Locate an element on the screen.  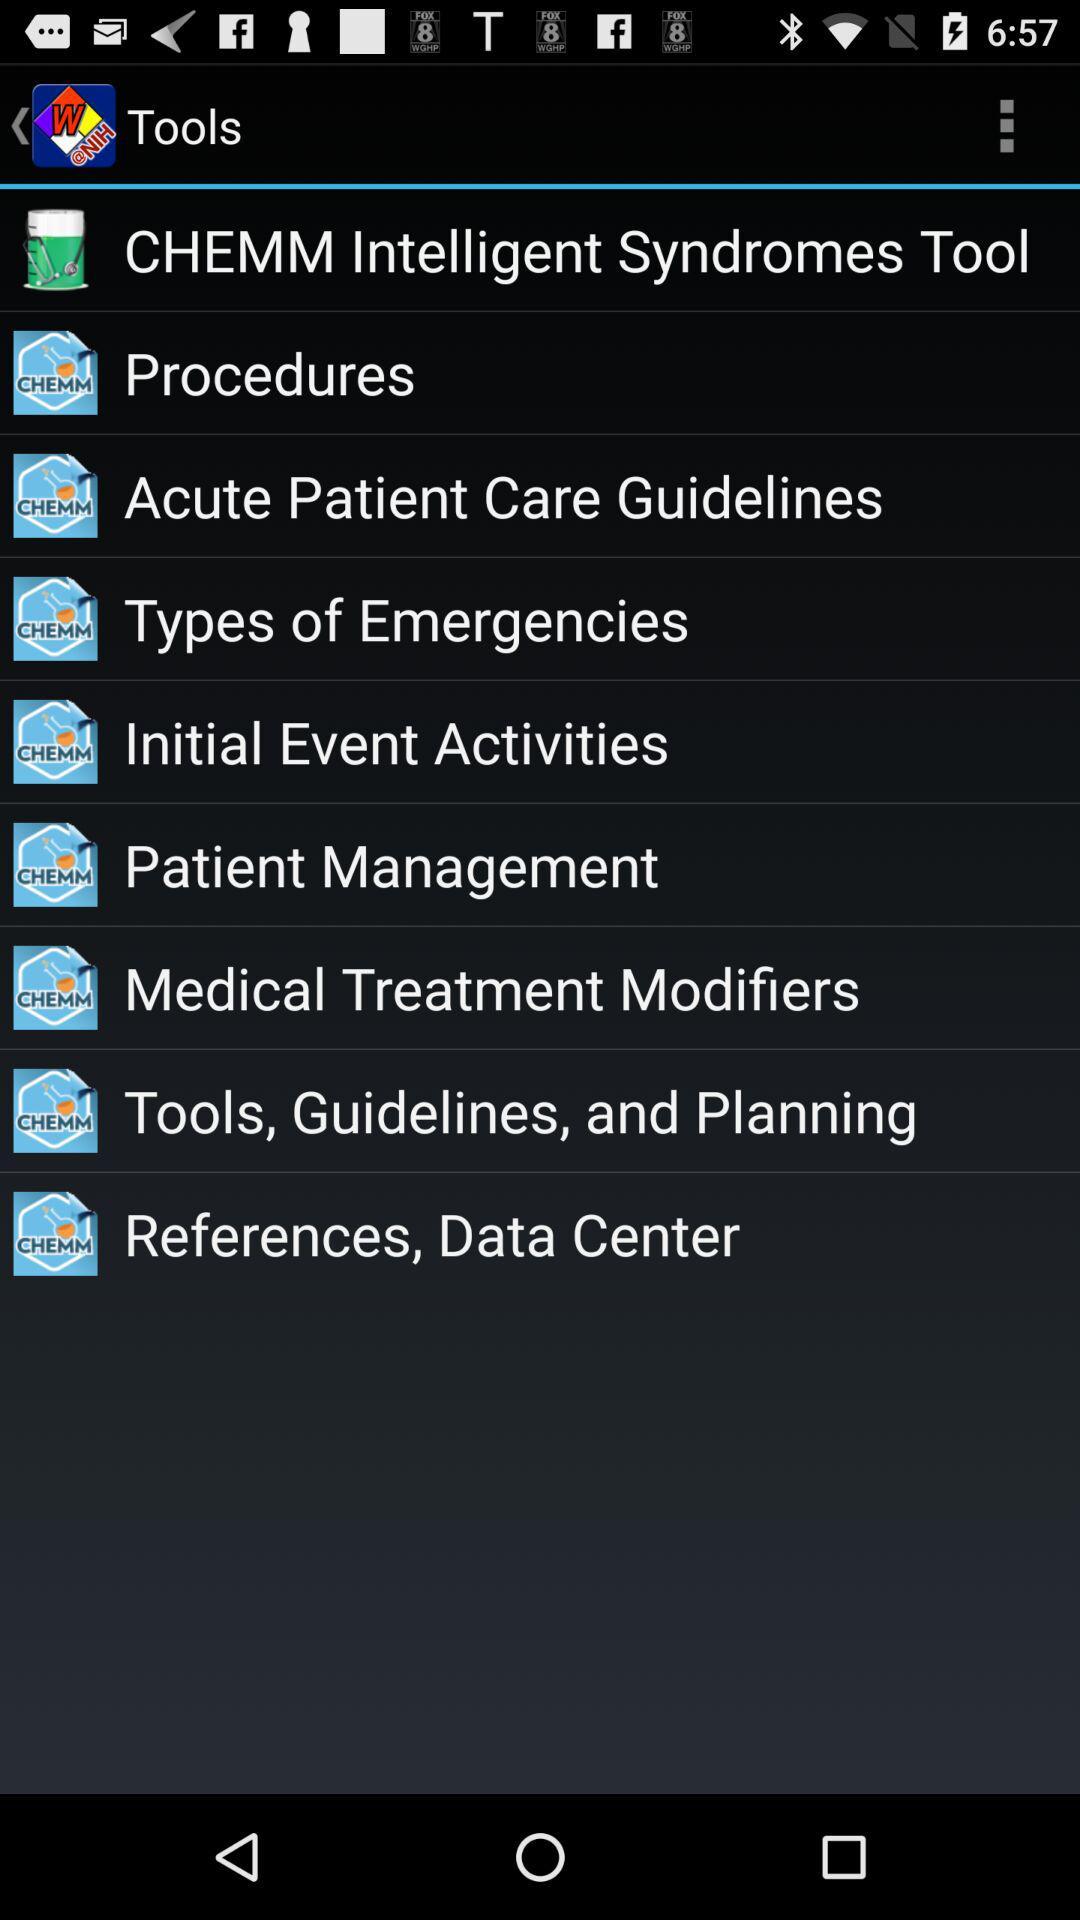
last image is located at coordinates (55, 1232).